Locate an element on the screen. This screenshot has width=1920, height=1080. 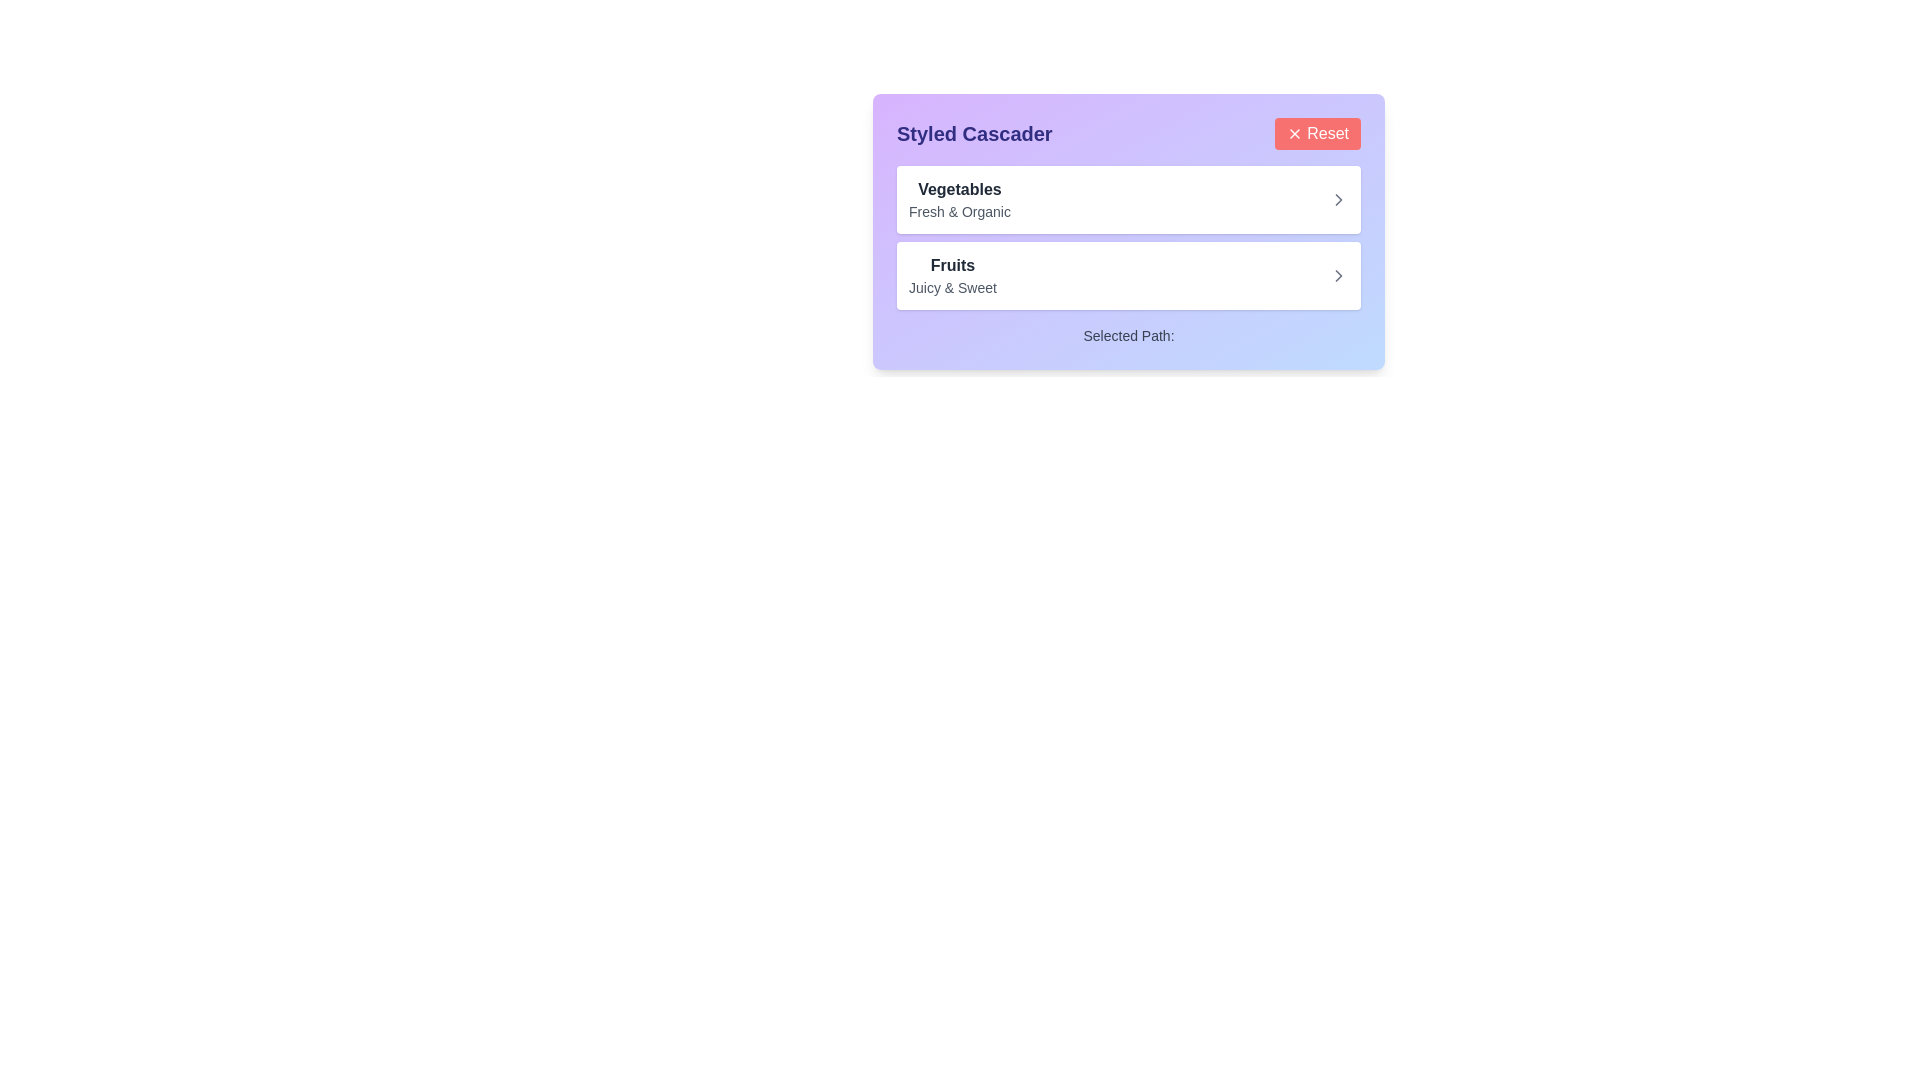
the small cross (X) shaped icon located within the red circular background to the left of the 'Reset' button in the top-right corner is located at coordinates (1295, 134).